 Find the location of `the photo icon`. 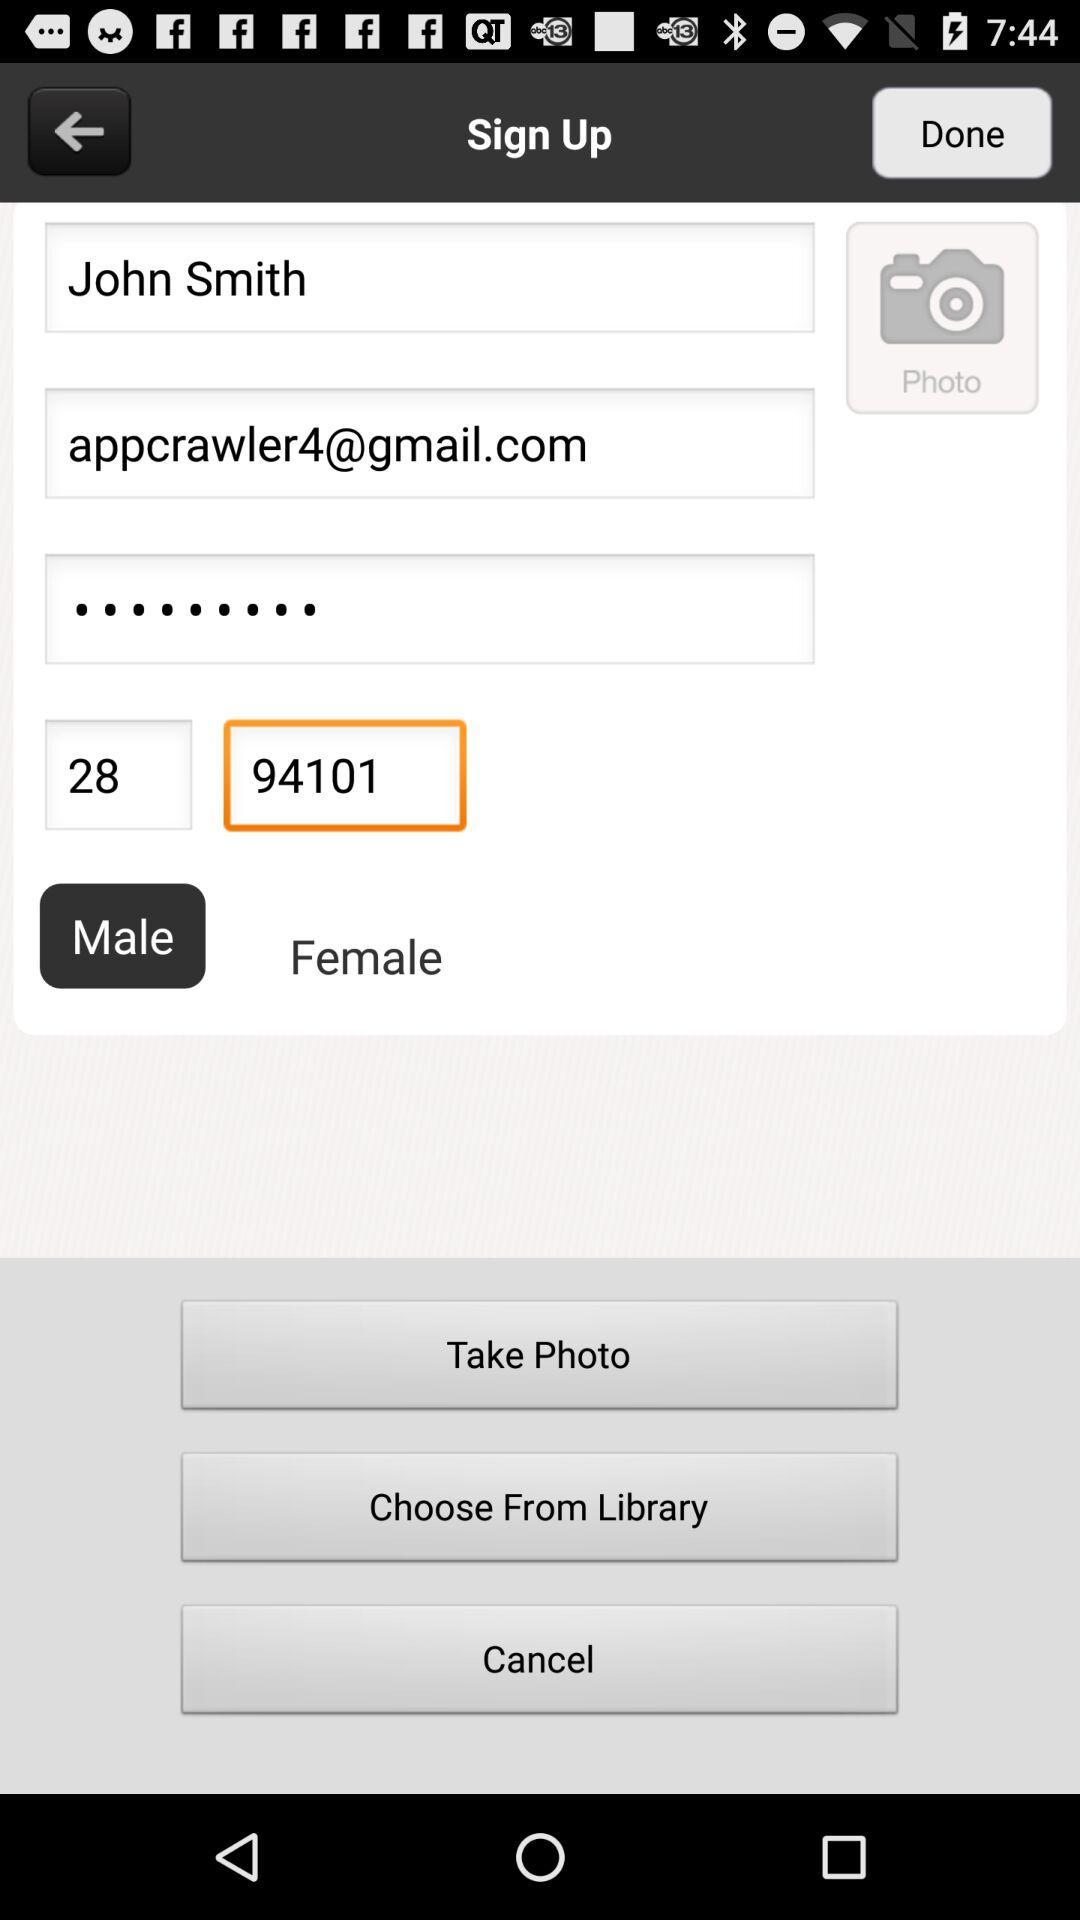

the photo icon is located at coordinates (943, 339).